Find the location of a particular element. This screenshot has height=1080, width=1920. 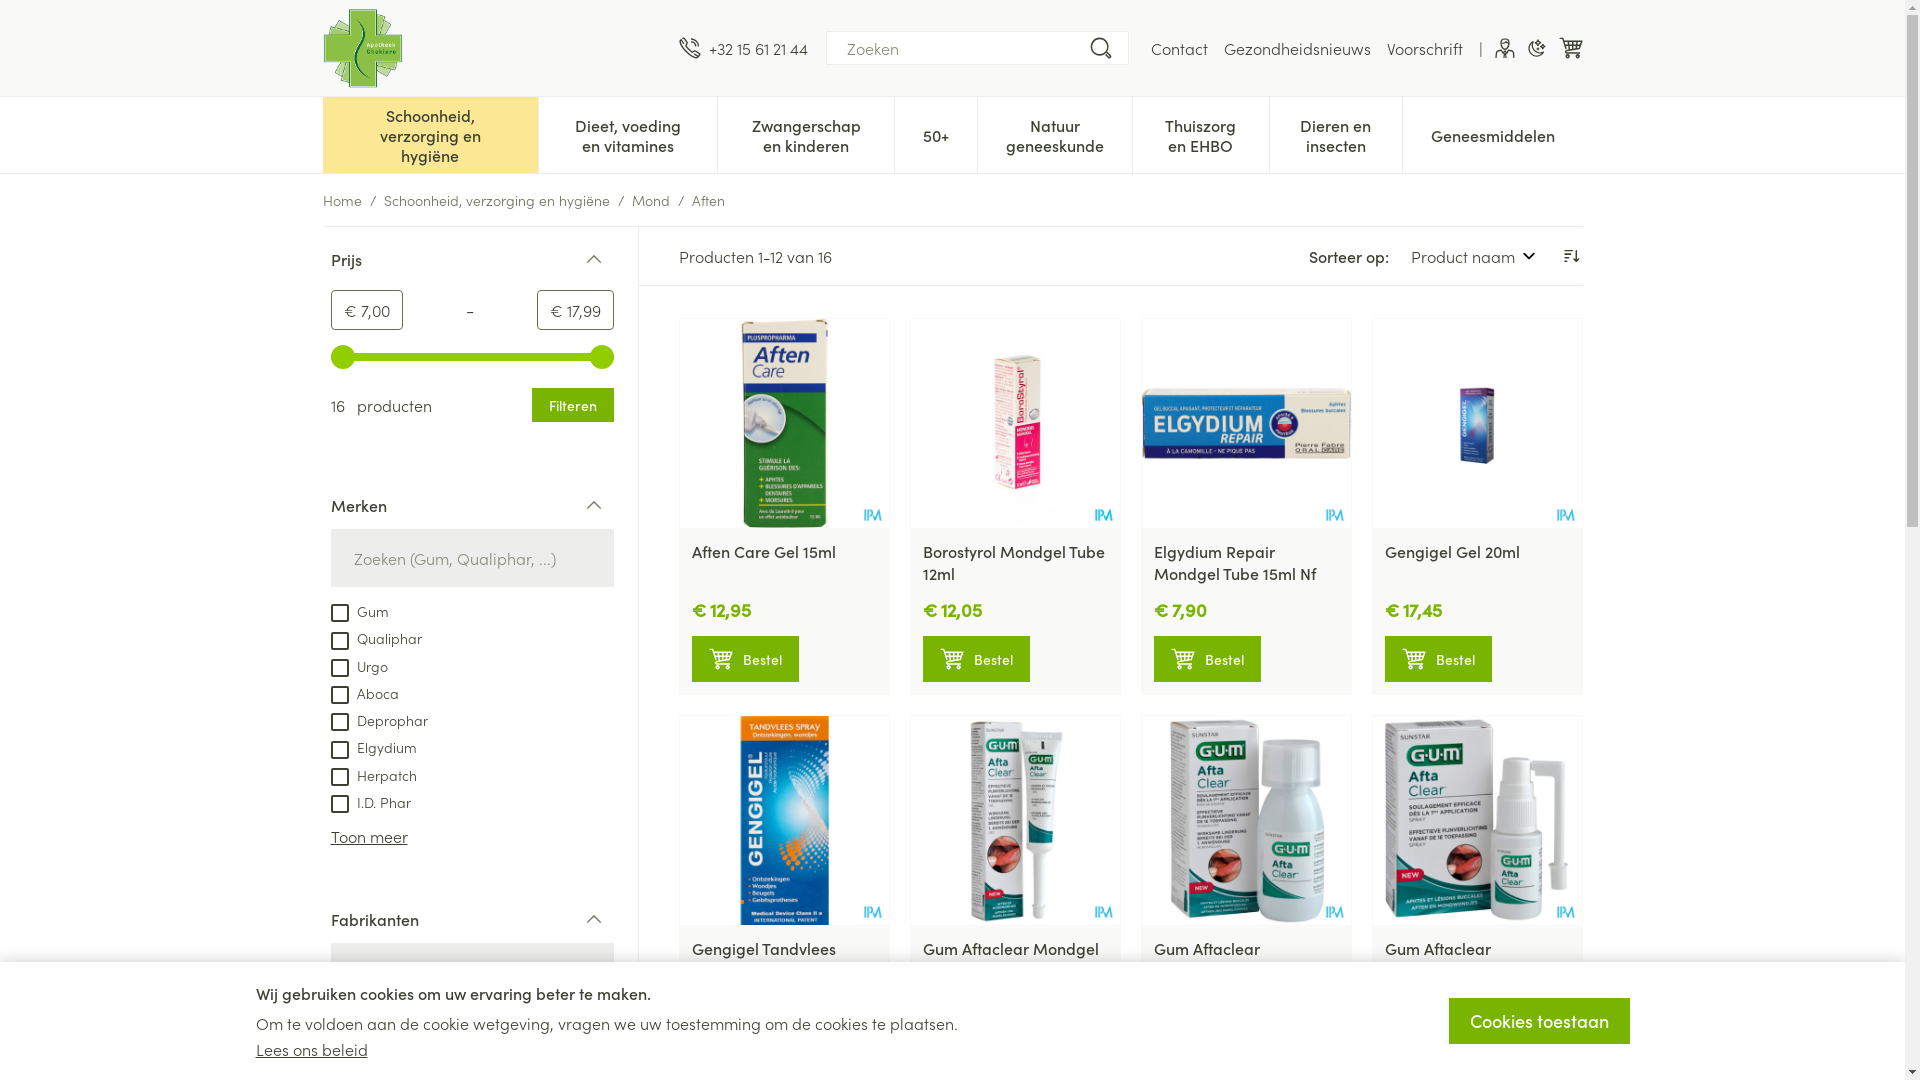

'I.D. Phar' is located at coordinates (330, 800).